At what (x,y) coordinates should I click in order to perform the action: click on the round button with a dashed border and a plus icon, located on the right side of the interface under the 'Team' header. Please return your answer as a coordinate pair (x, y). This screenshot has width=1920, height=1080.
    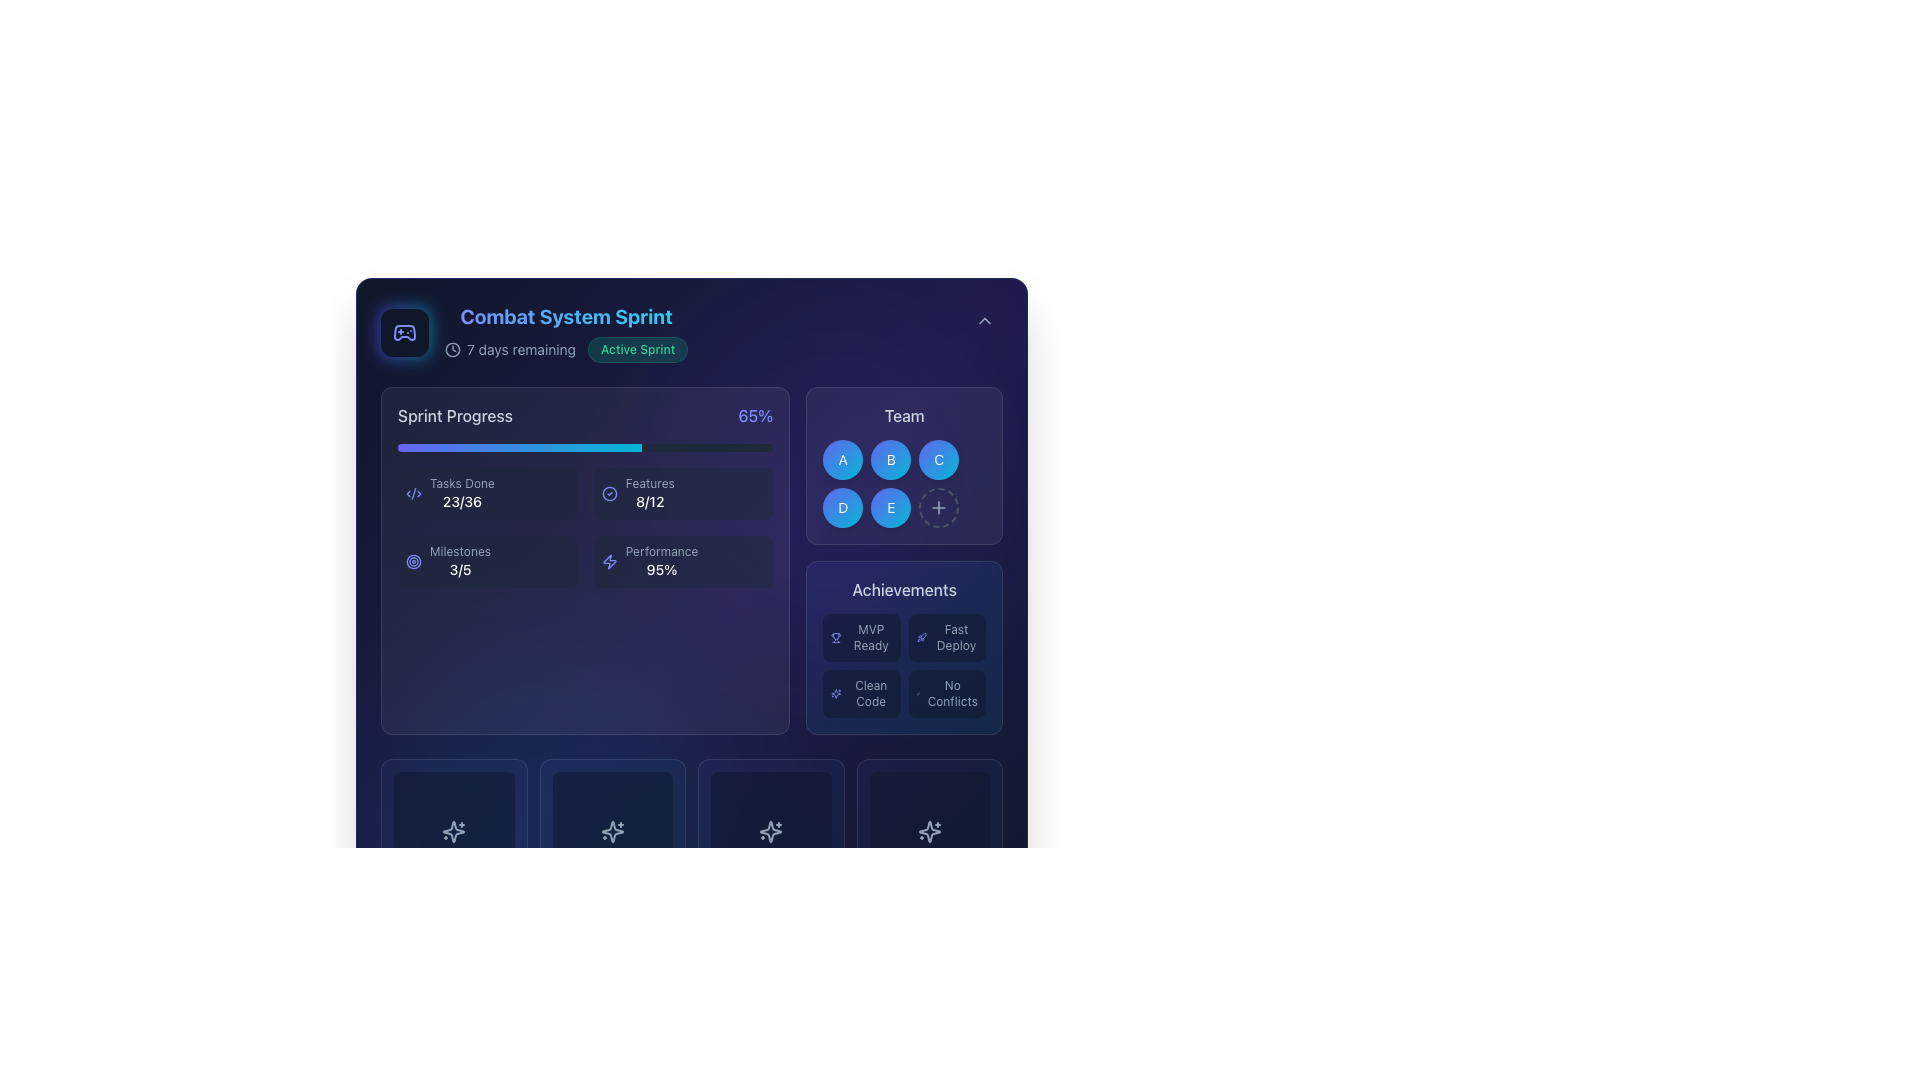
    Looking at the image, I should click on (938, 507).